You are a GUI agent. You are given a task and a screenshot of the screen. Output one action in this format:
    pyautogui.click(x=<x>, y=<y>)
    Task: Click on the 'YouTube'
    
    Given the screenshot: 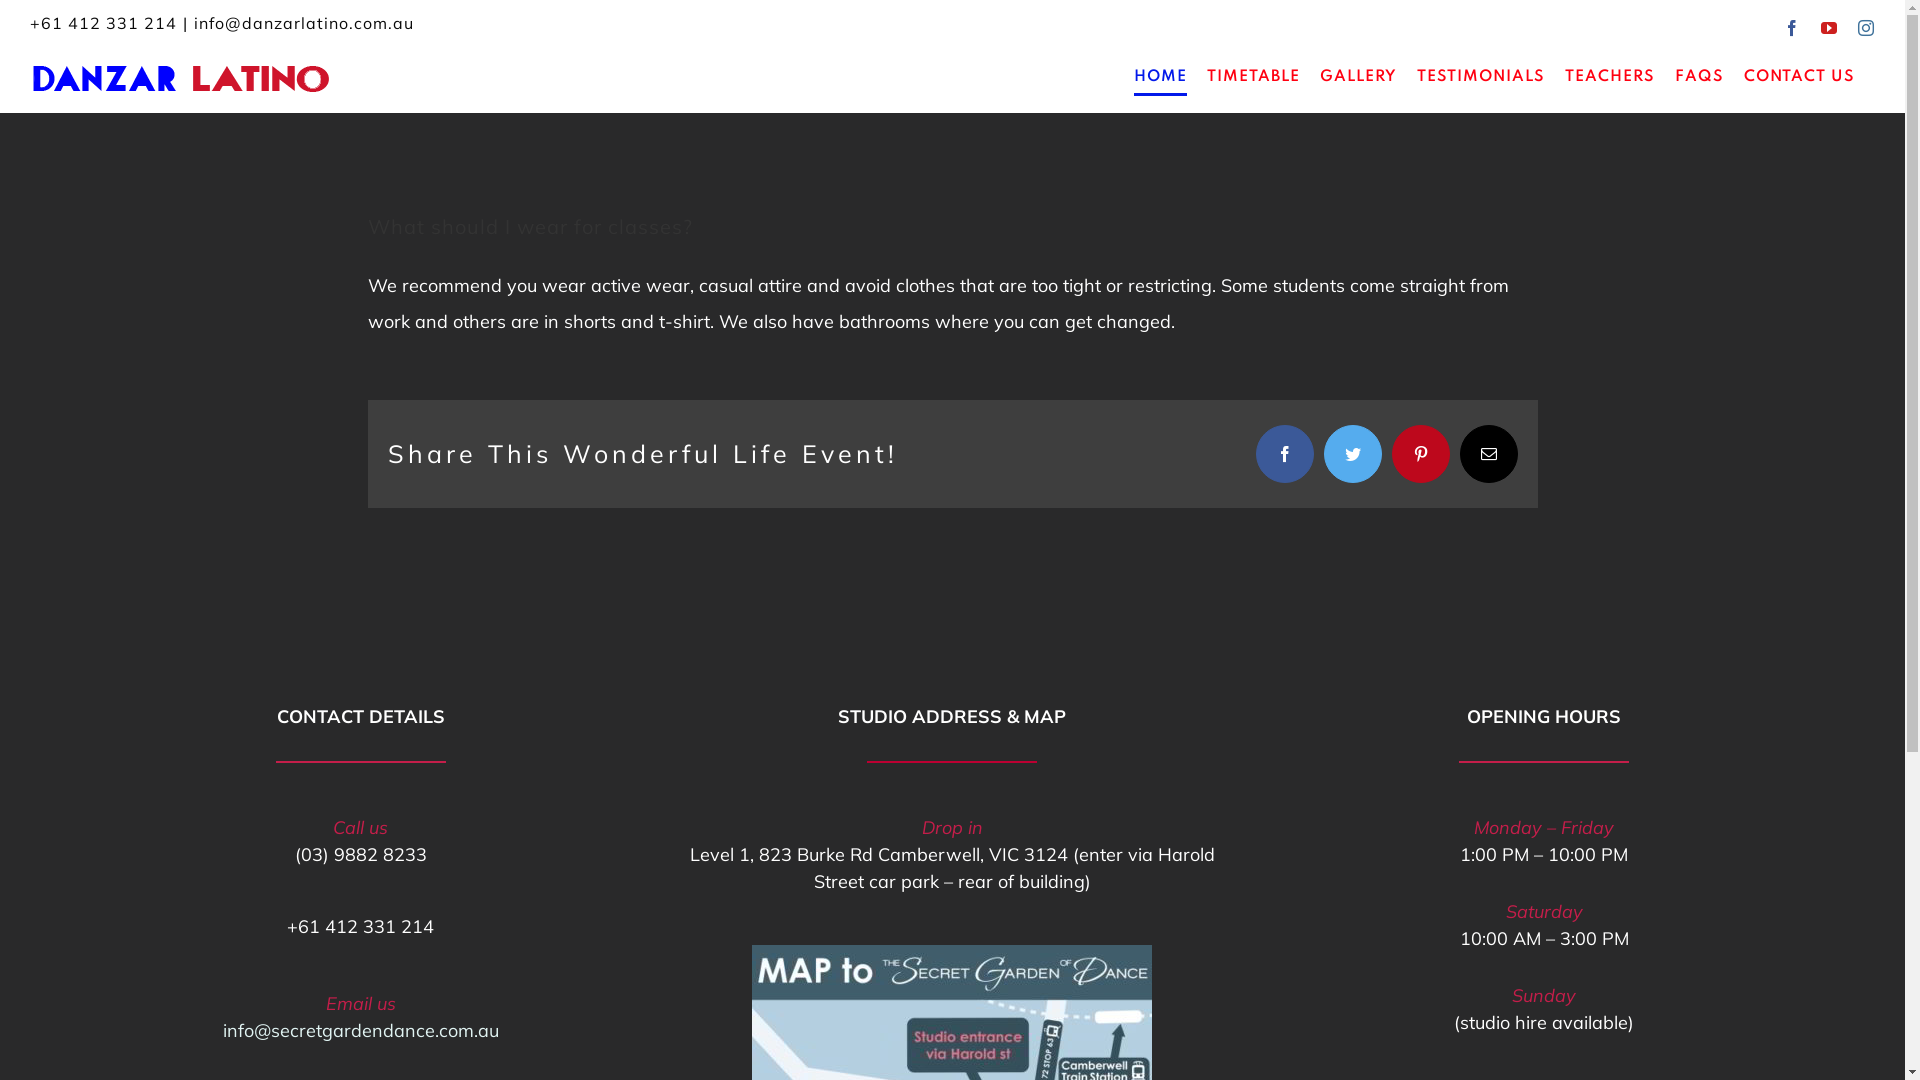 What is the action you would take?
    pyautogui.click(x=1820, y=27)
    